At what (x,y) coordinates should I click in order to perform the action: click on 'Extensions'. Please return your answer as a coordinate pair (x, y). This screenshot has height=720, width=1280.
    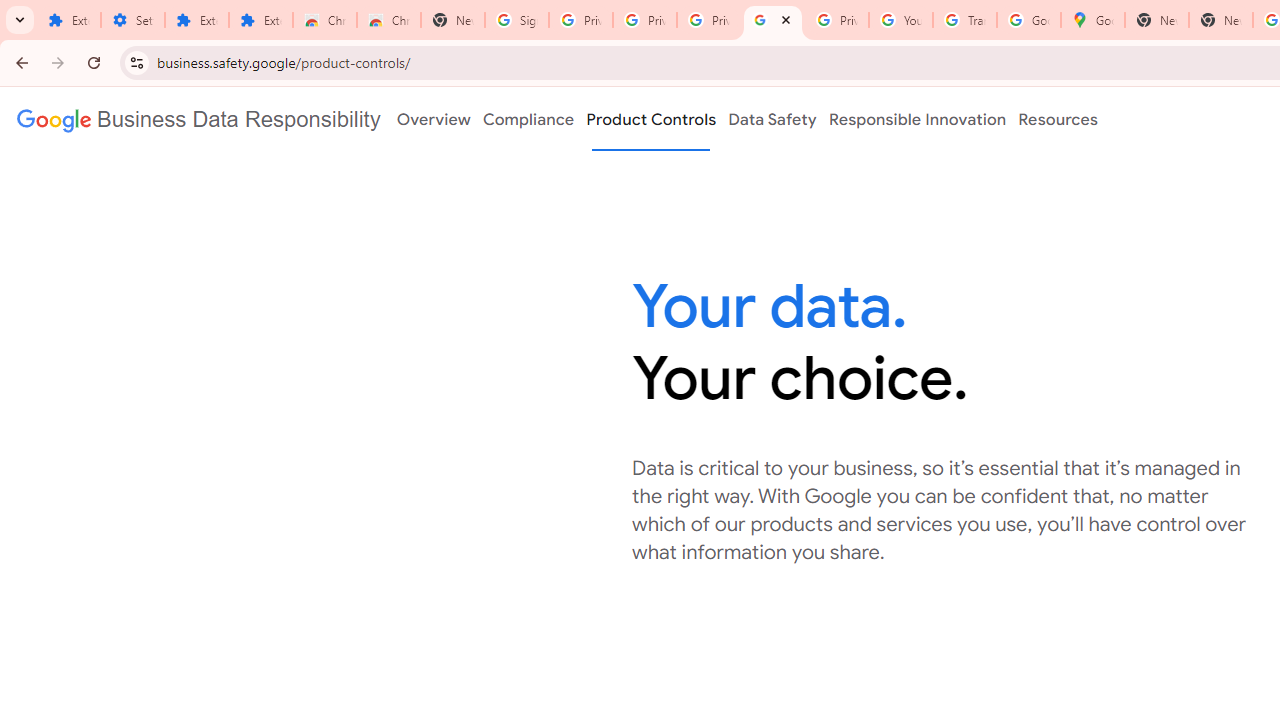
    Looking at the image, I should click on (197, 20).